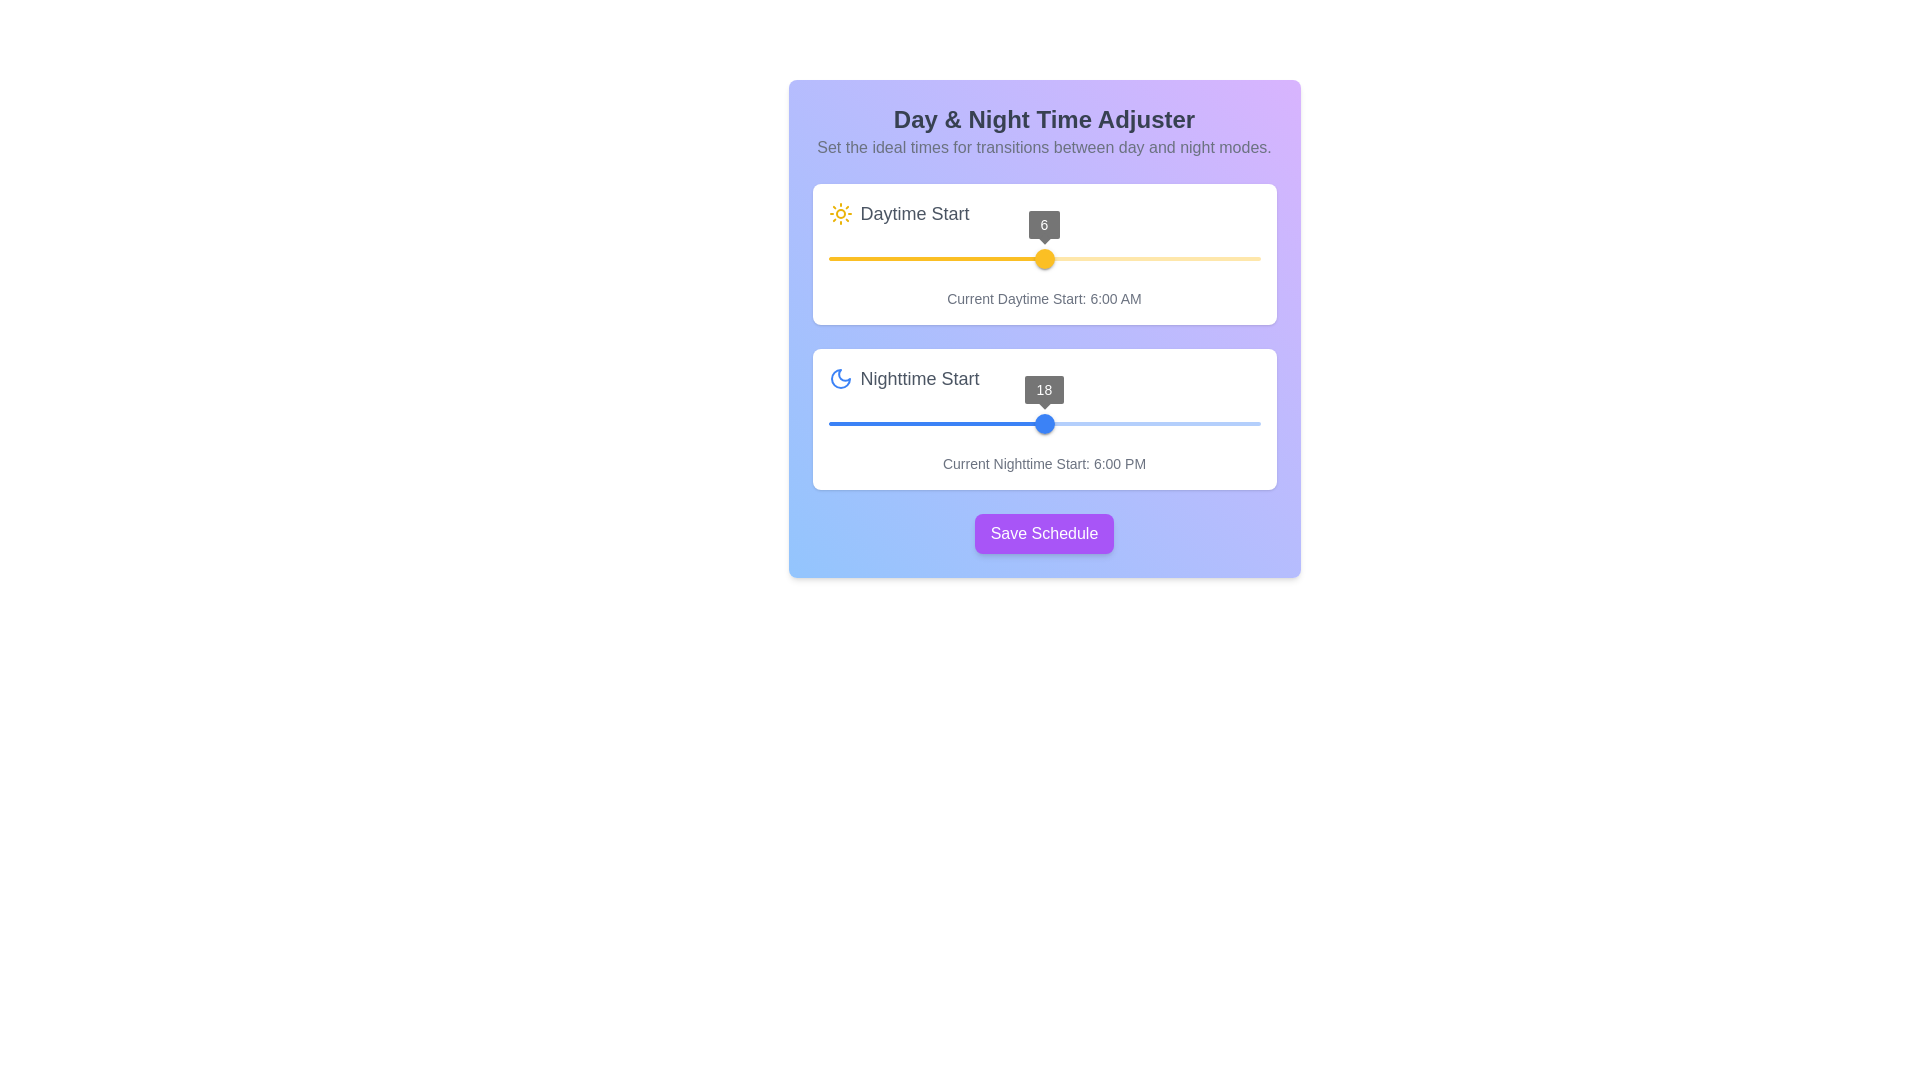 The image size is (1920, 1080). I want to click on the daytime start, so click(917, 257).